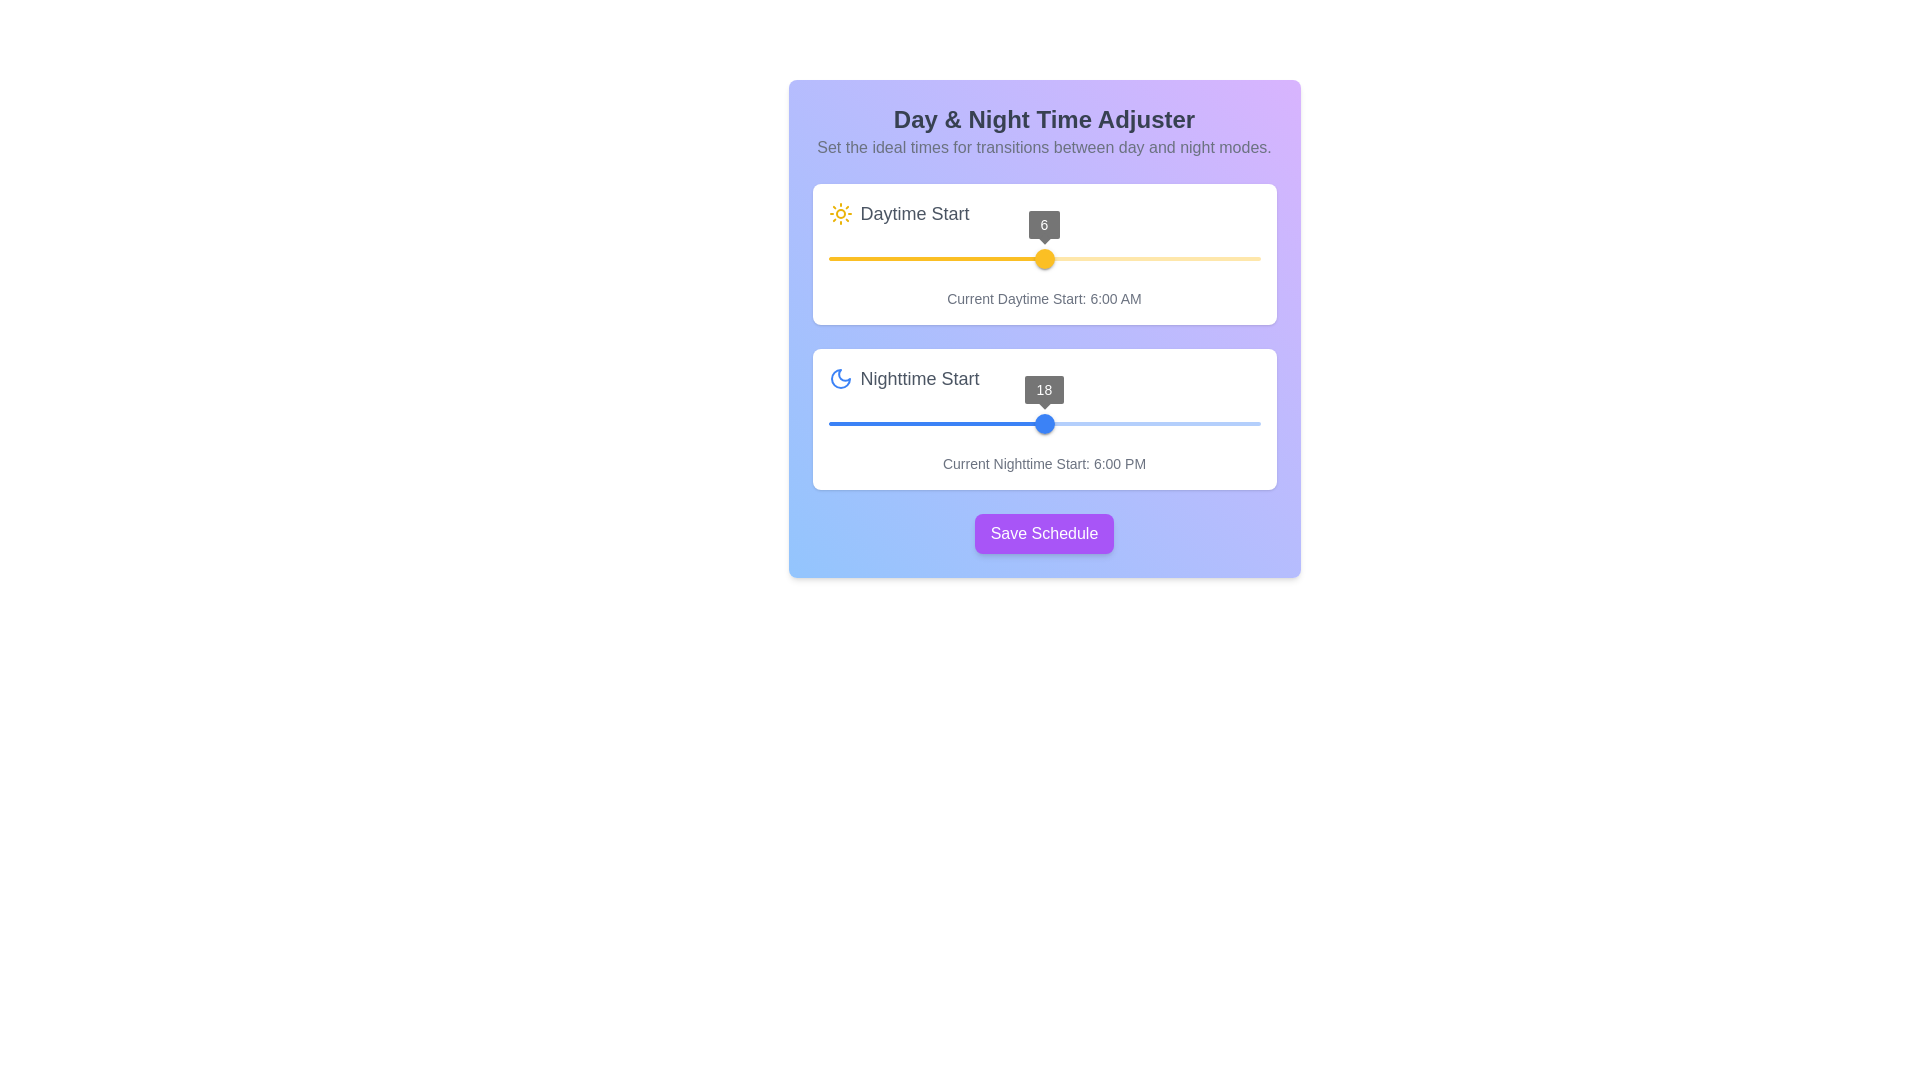 The image size is (1920, 1080). I want to click on the daytime start, so click(917, 257).